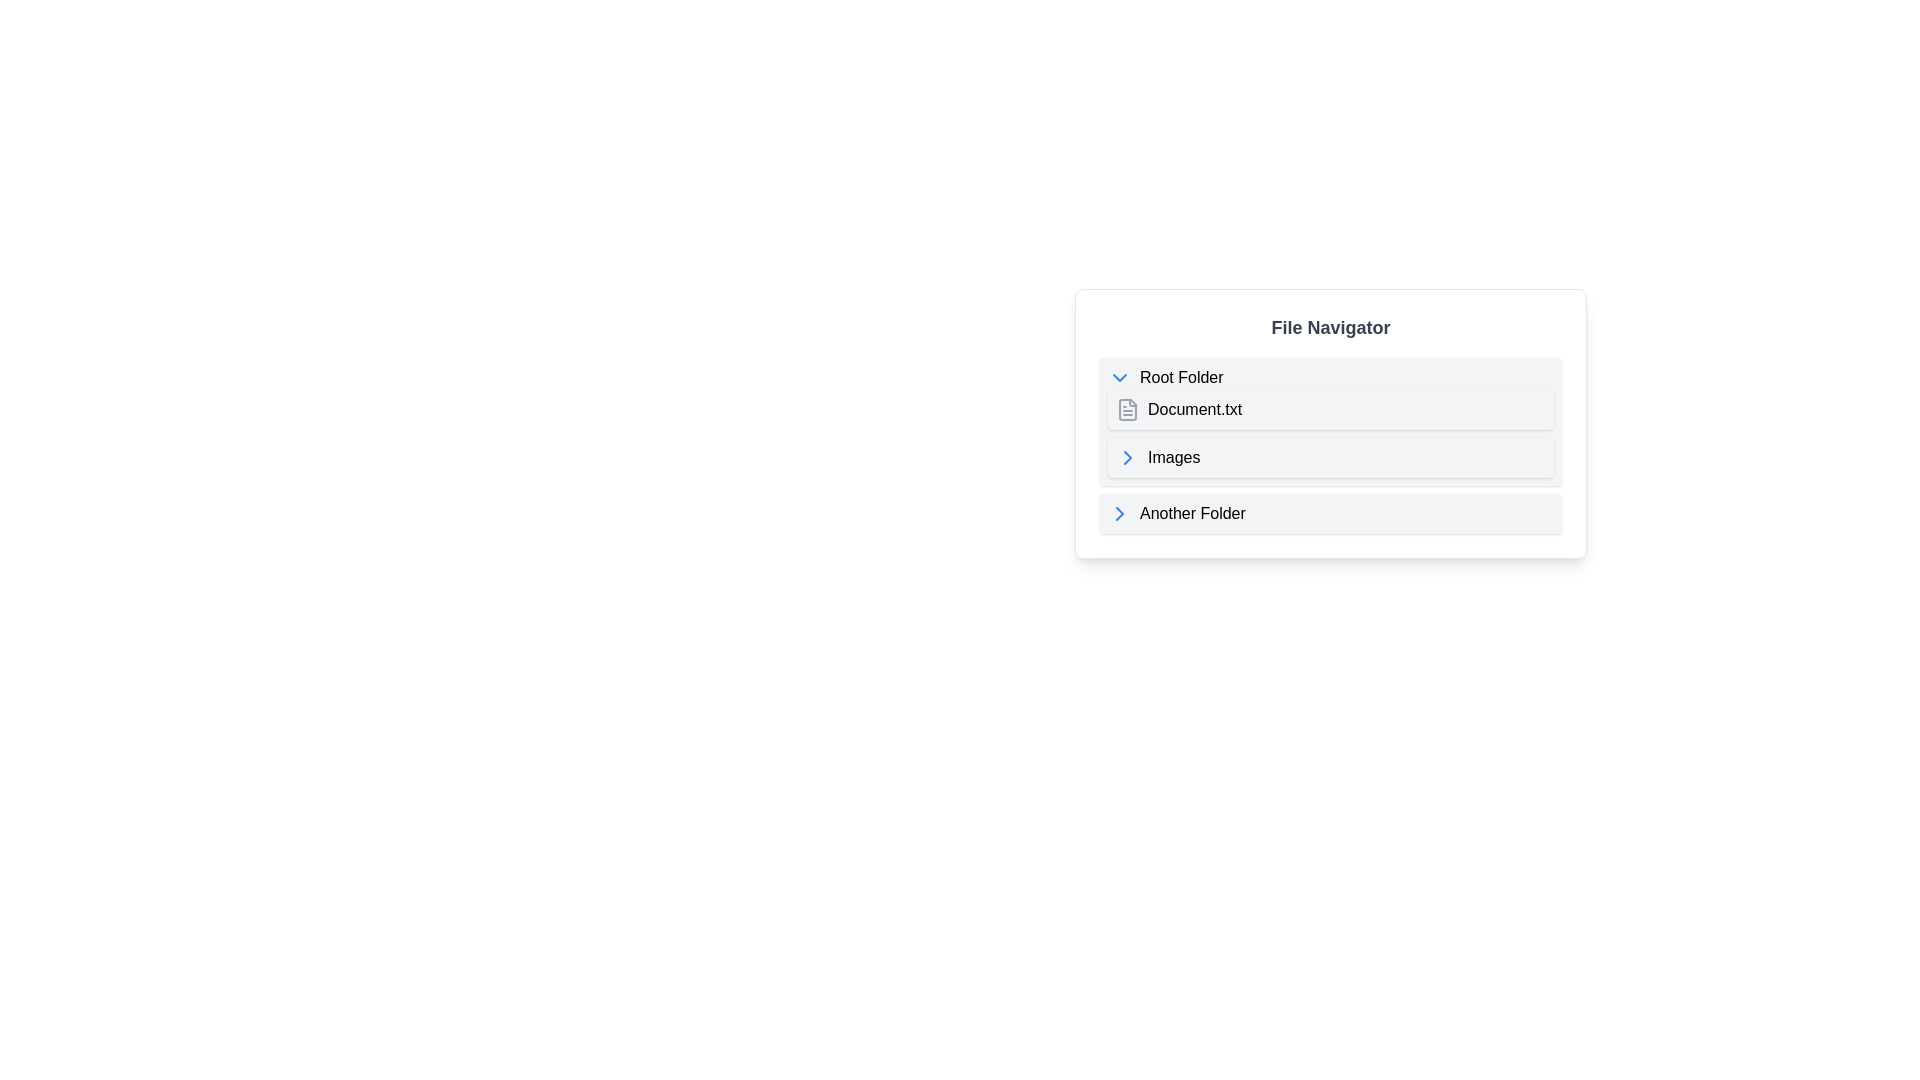  I want to click on the 'Root Folder' static text label, which is prominently displayed in black sans-serif font at the top of the file navigator interface, next to a chevron-down icon, so click(1181, 378).